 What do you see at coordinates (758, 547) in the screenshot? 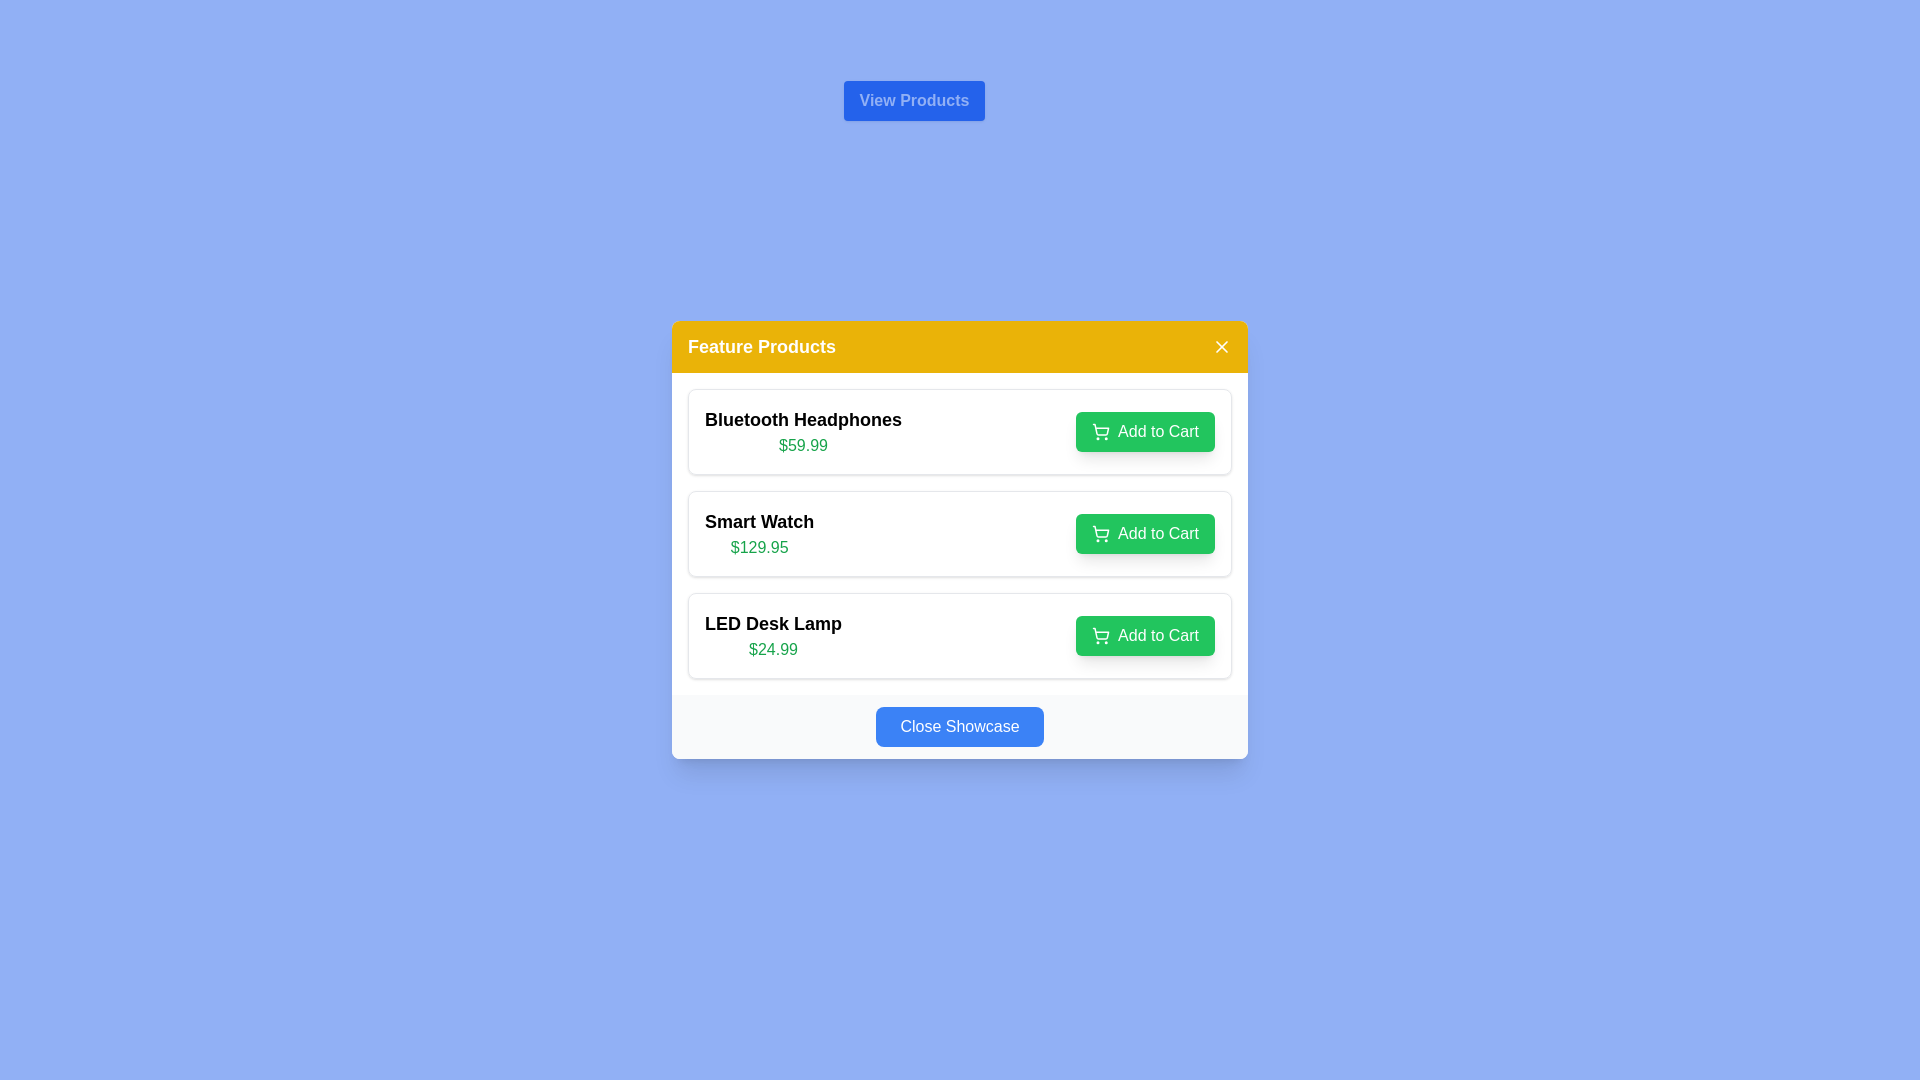
I see `the informational price display for the item labeled 'Smart Watch', which is located directly under the 'Smart Watch' label in the product listing interface` at bounding box center [758, 547].